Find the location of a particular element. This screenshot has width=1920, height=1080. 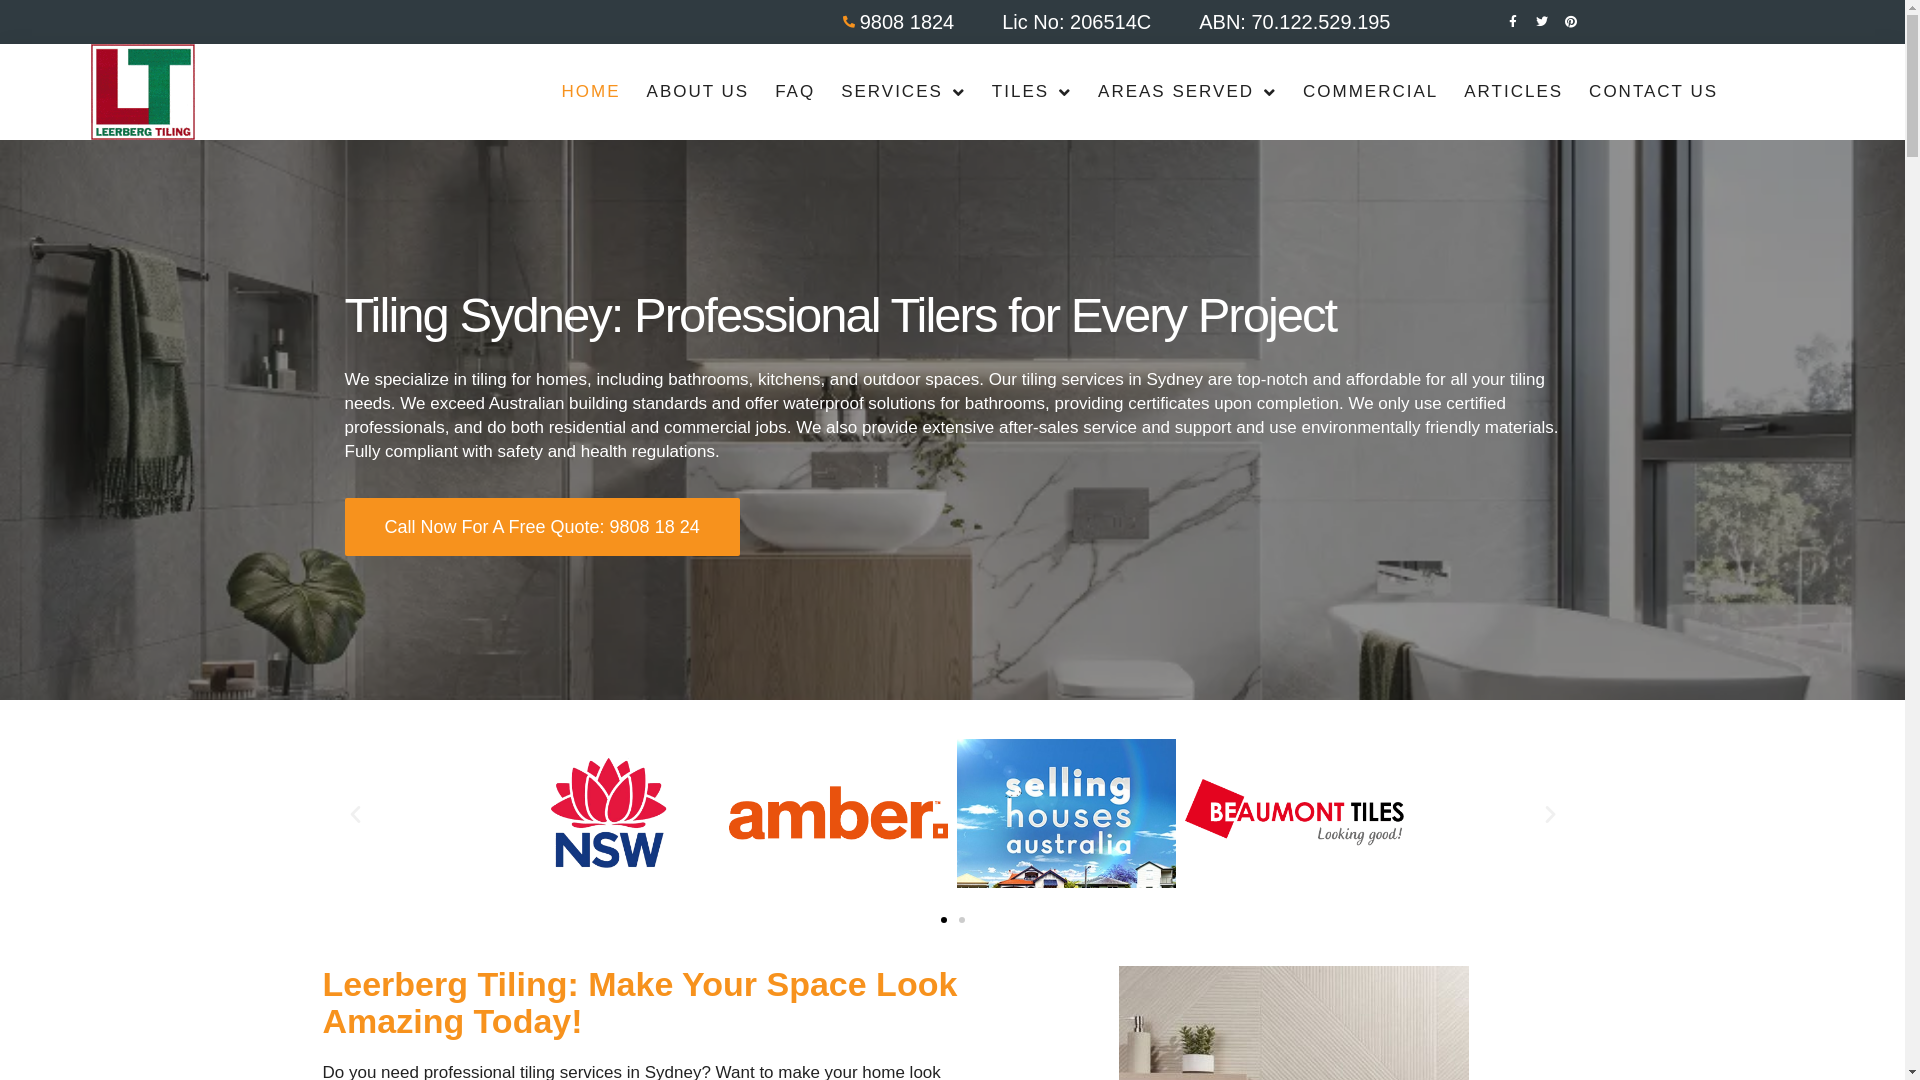

'ABOUT US' is located at coordinates (632, 92).